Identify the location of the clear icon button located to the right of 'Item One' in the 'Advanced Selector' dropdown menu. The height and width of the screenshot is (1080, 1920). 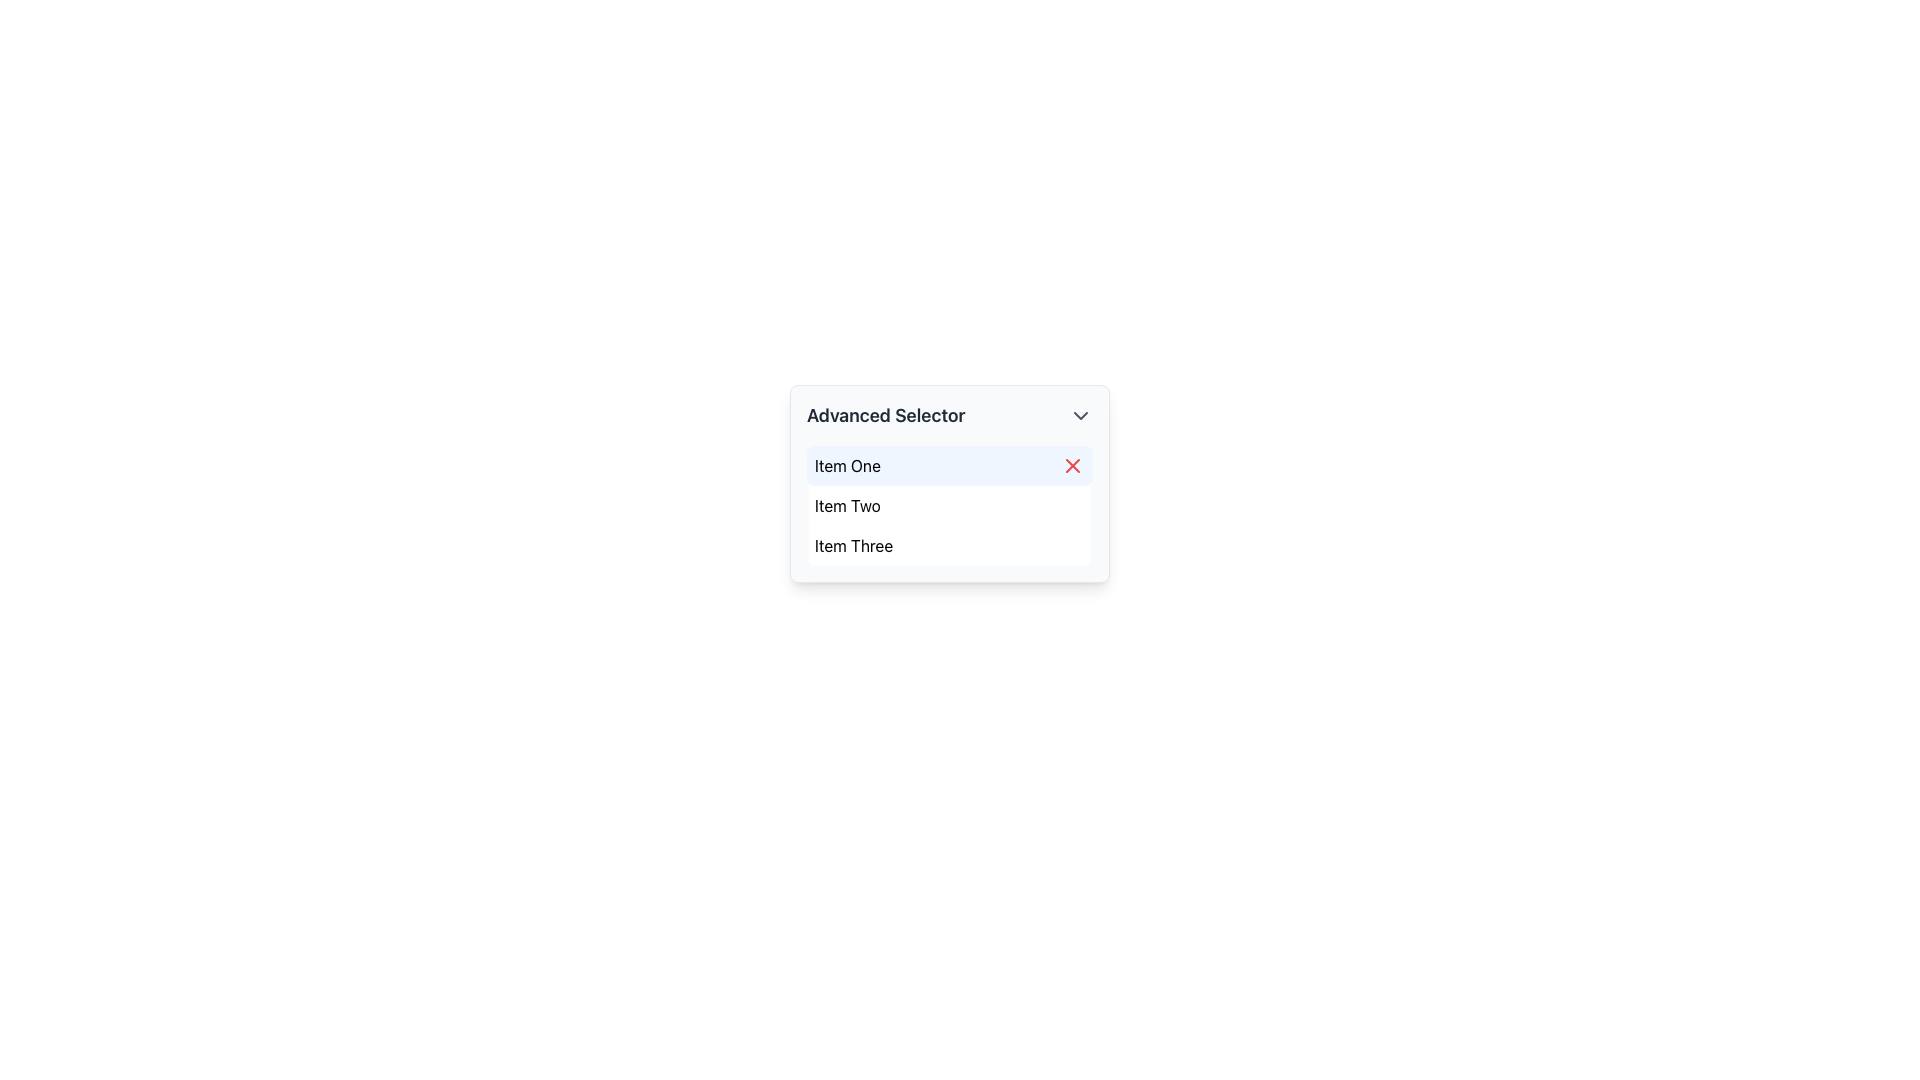
(1072, 466).